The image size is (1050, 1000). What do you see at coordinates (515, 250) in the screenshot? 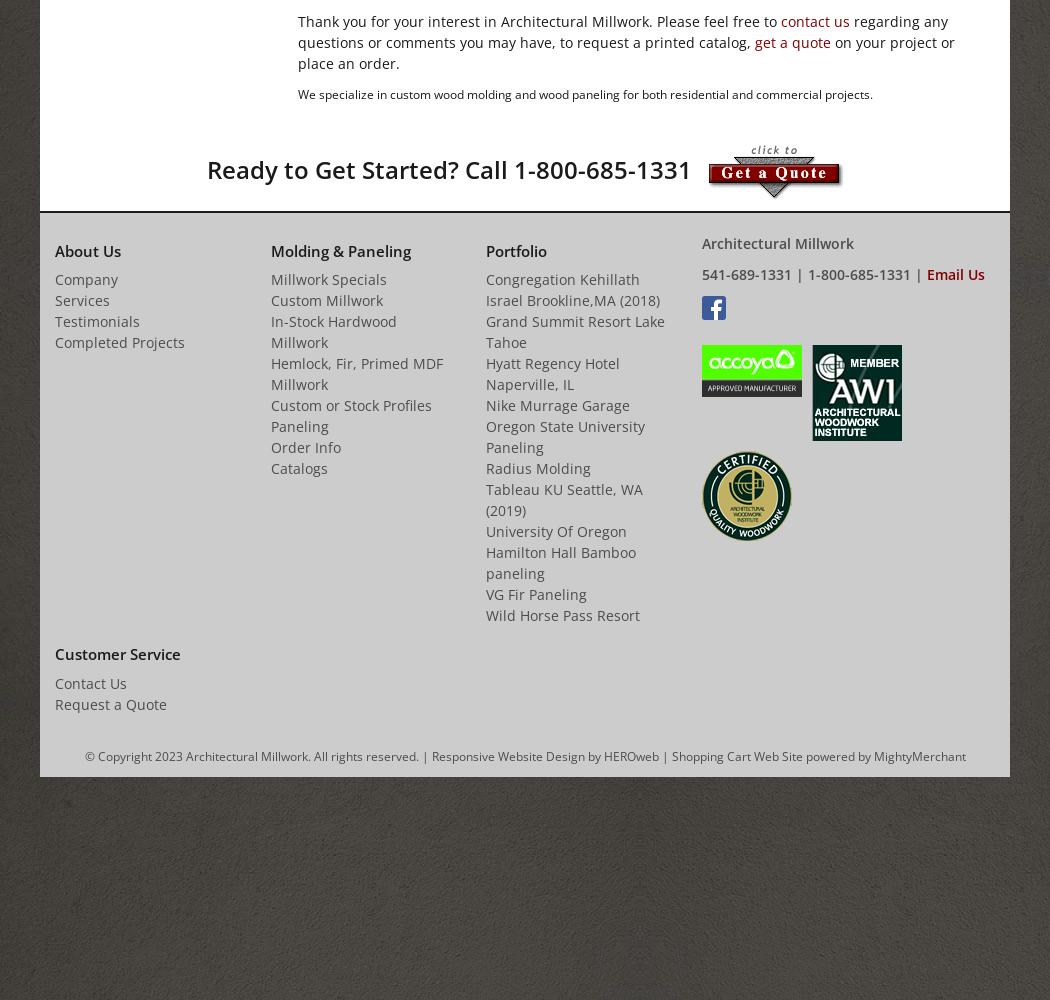
I see `'Portfolio'` at bounding box center [515, 250].